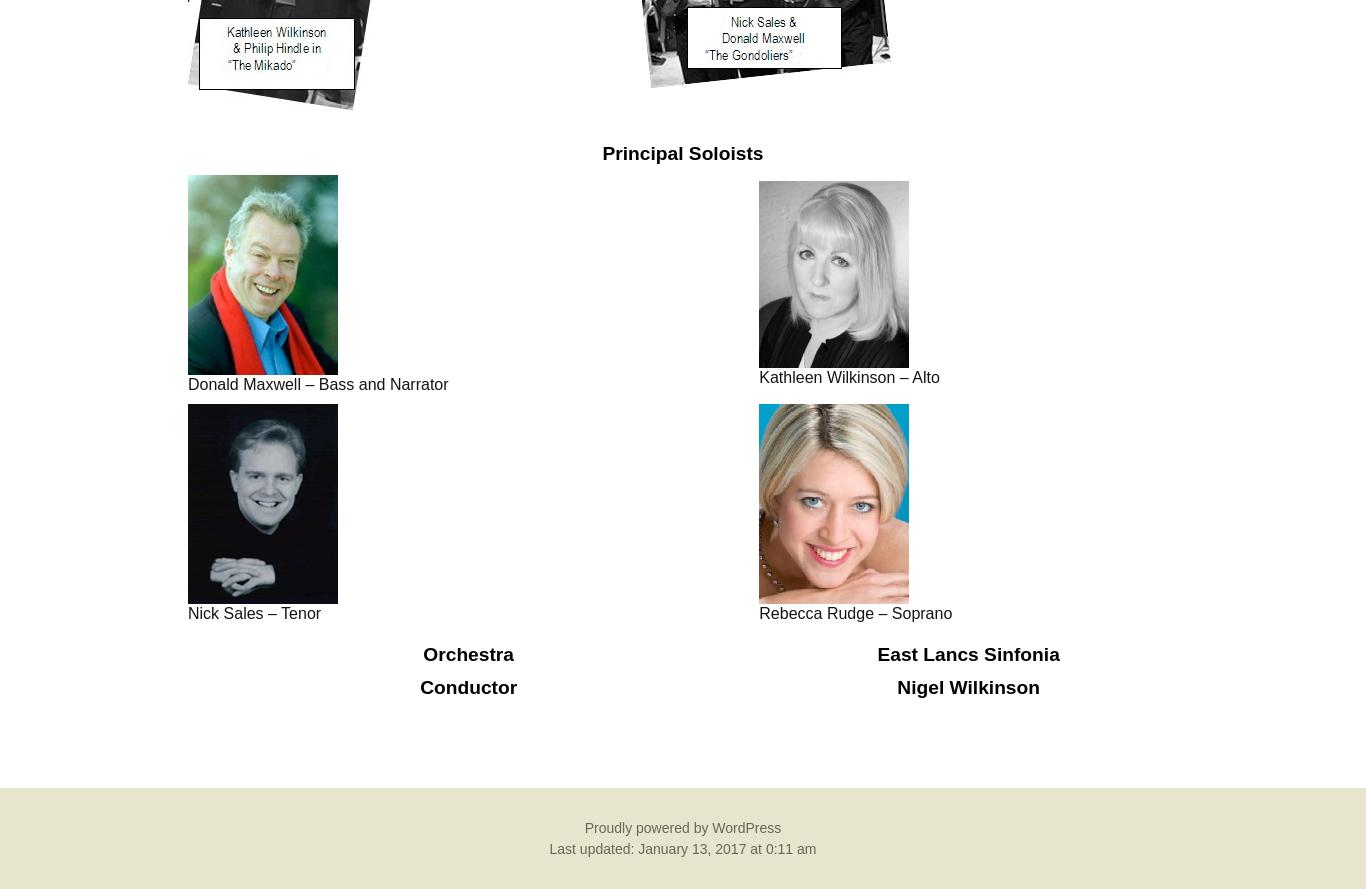 The width and height of the screenshot is (1366, 889). I want to click on 'Proudly powered by WordPress', so click(582, 826).